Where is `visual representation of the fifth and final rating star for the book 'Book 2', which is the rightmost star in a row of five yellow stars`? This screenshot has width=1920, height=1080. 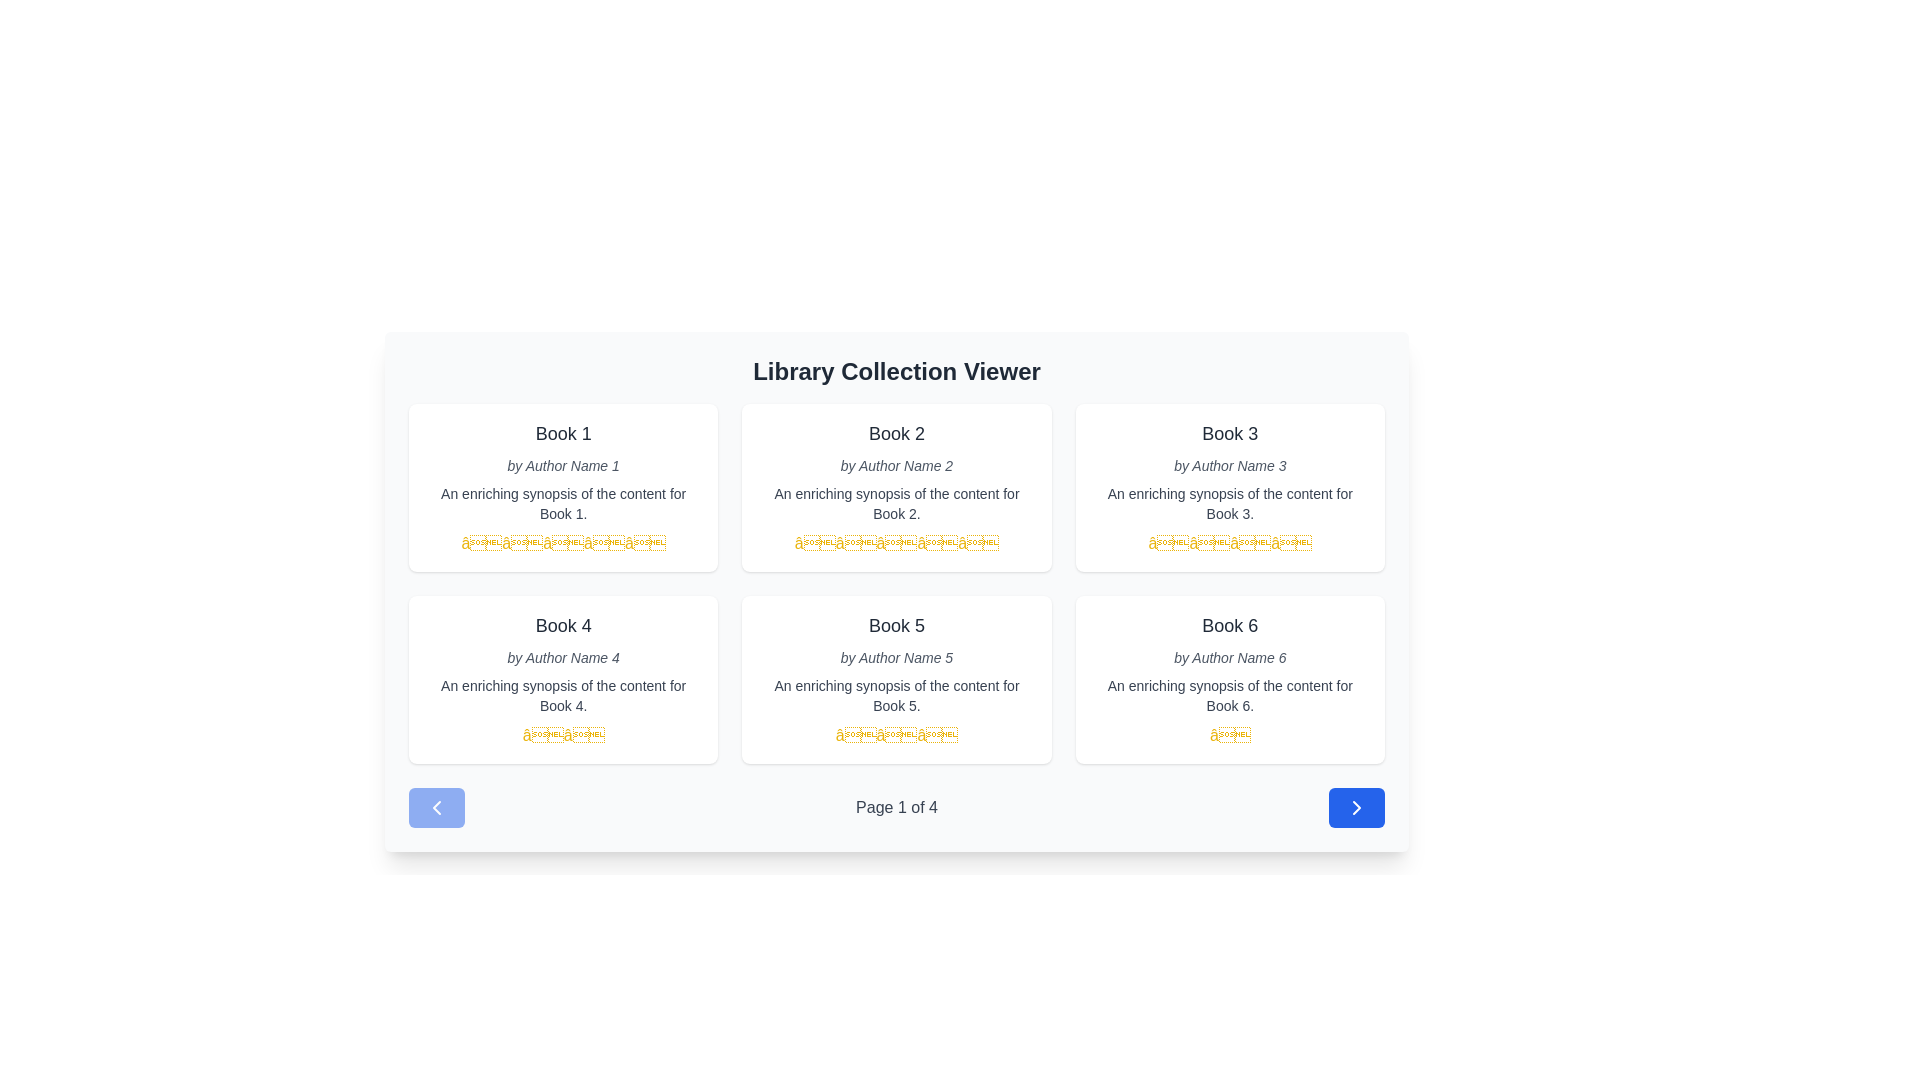
visual representation of the fifth and final rating star for the book 'Book 2', which is the rightmost star in a row of five yellow stars is located at coordinates (978, 543).